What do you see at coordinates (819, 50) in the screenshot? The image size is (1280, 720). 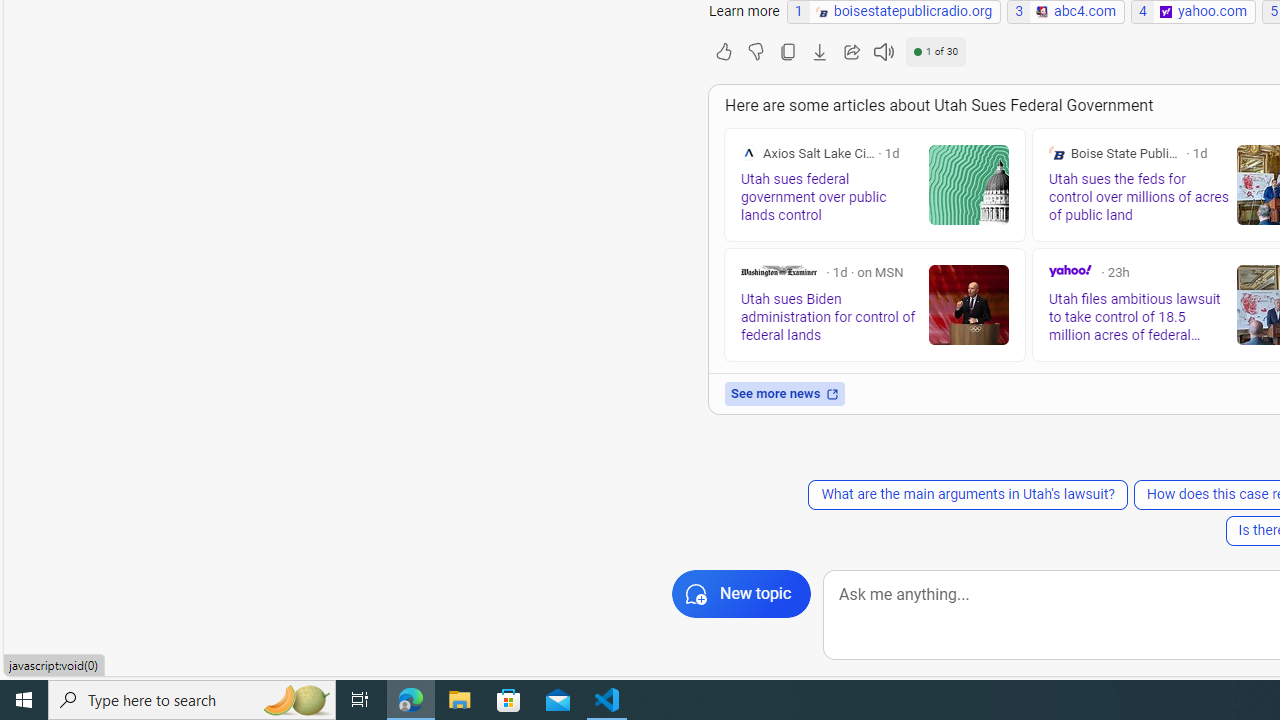 I see `'Export'` at bounding box center [819, 50].